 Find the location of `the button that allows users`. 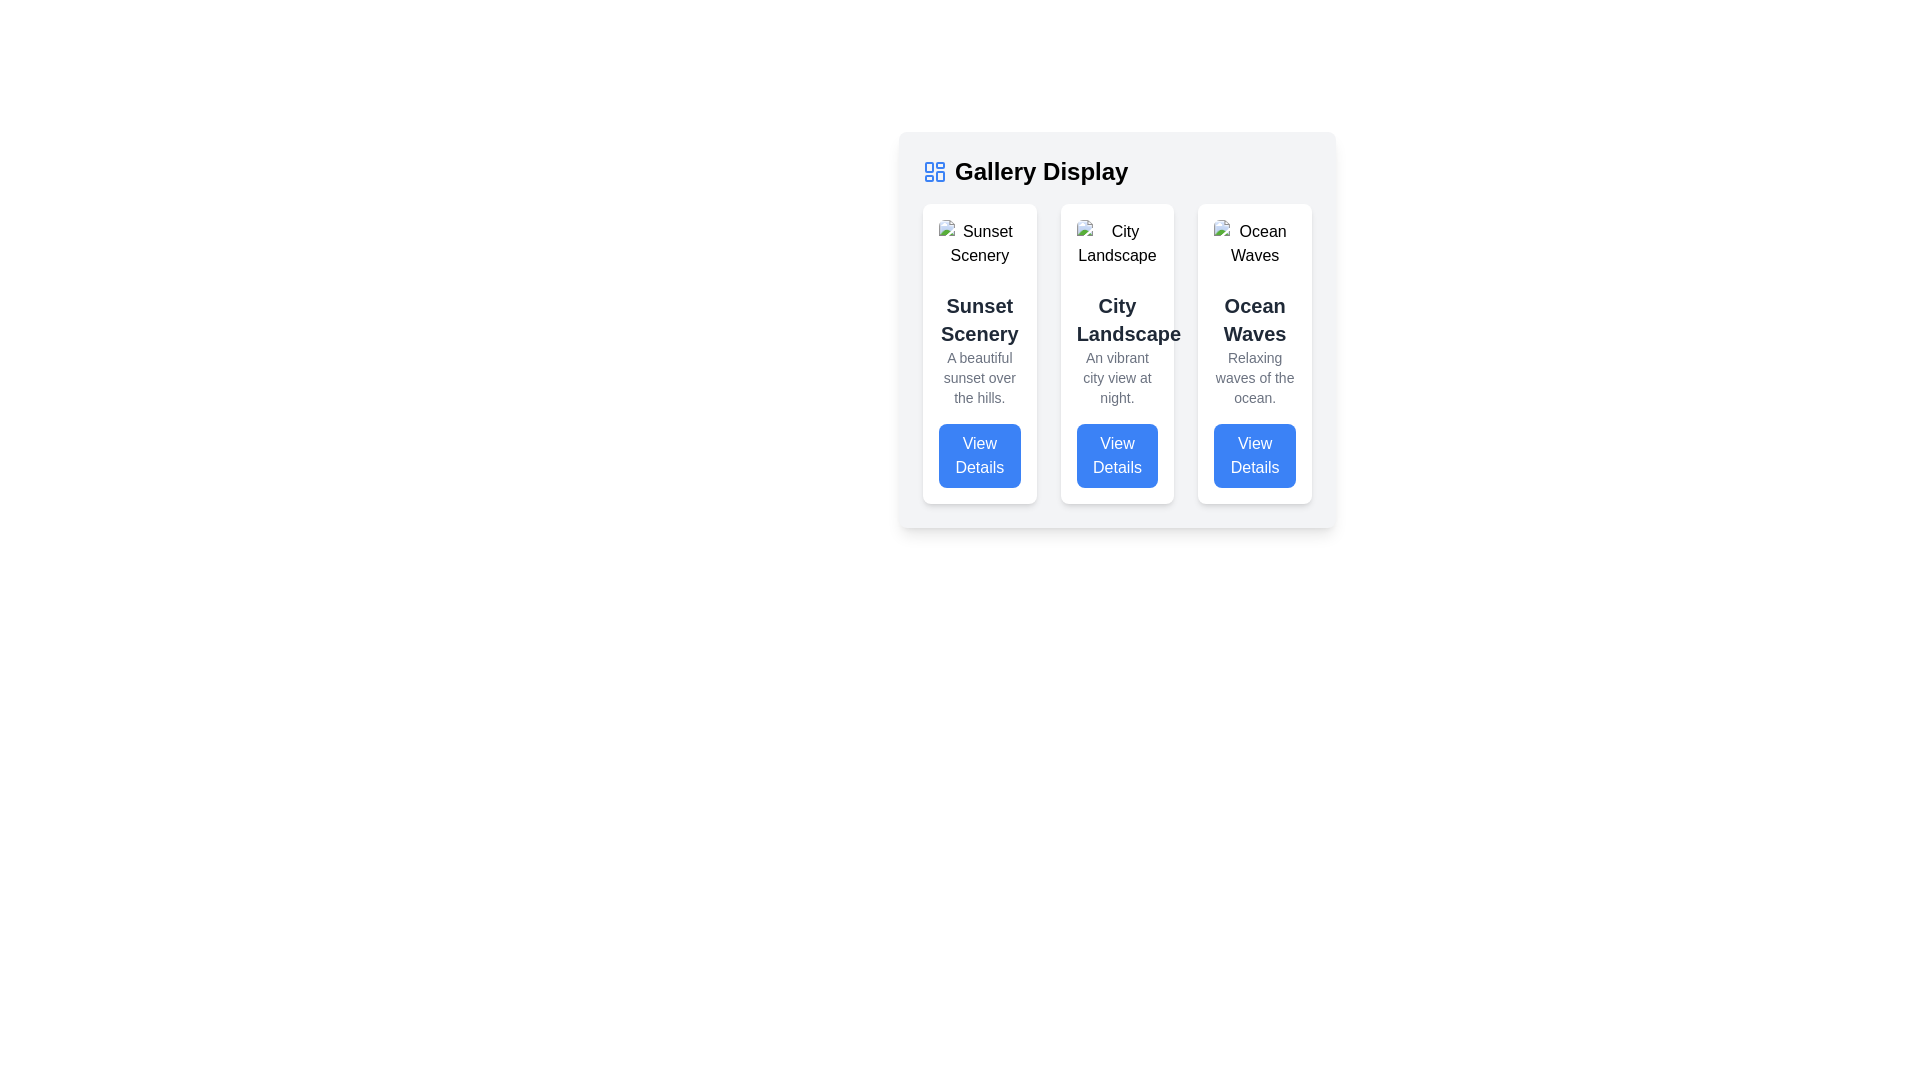

the button that allows users is located at coordinates (1116, 455).